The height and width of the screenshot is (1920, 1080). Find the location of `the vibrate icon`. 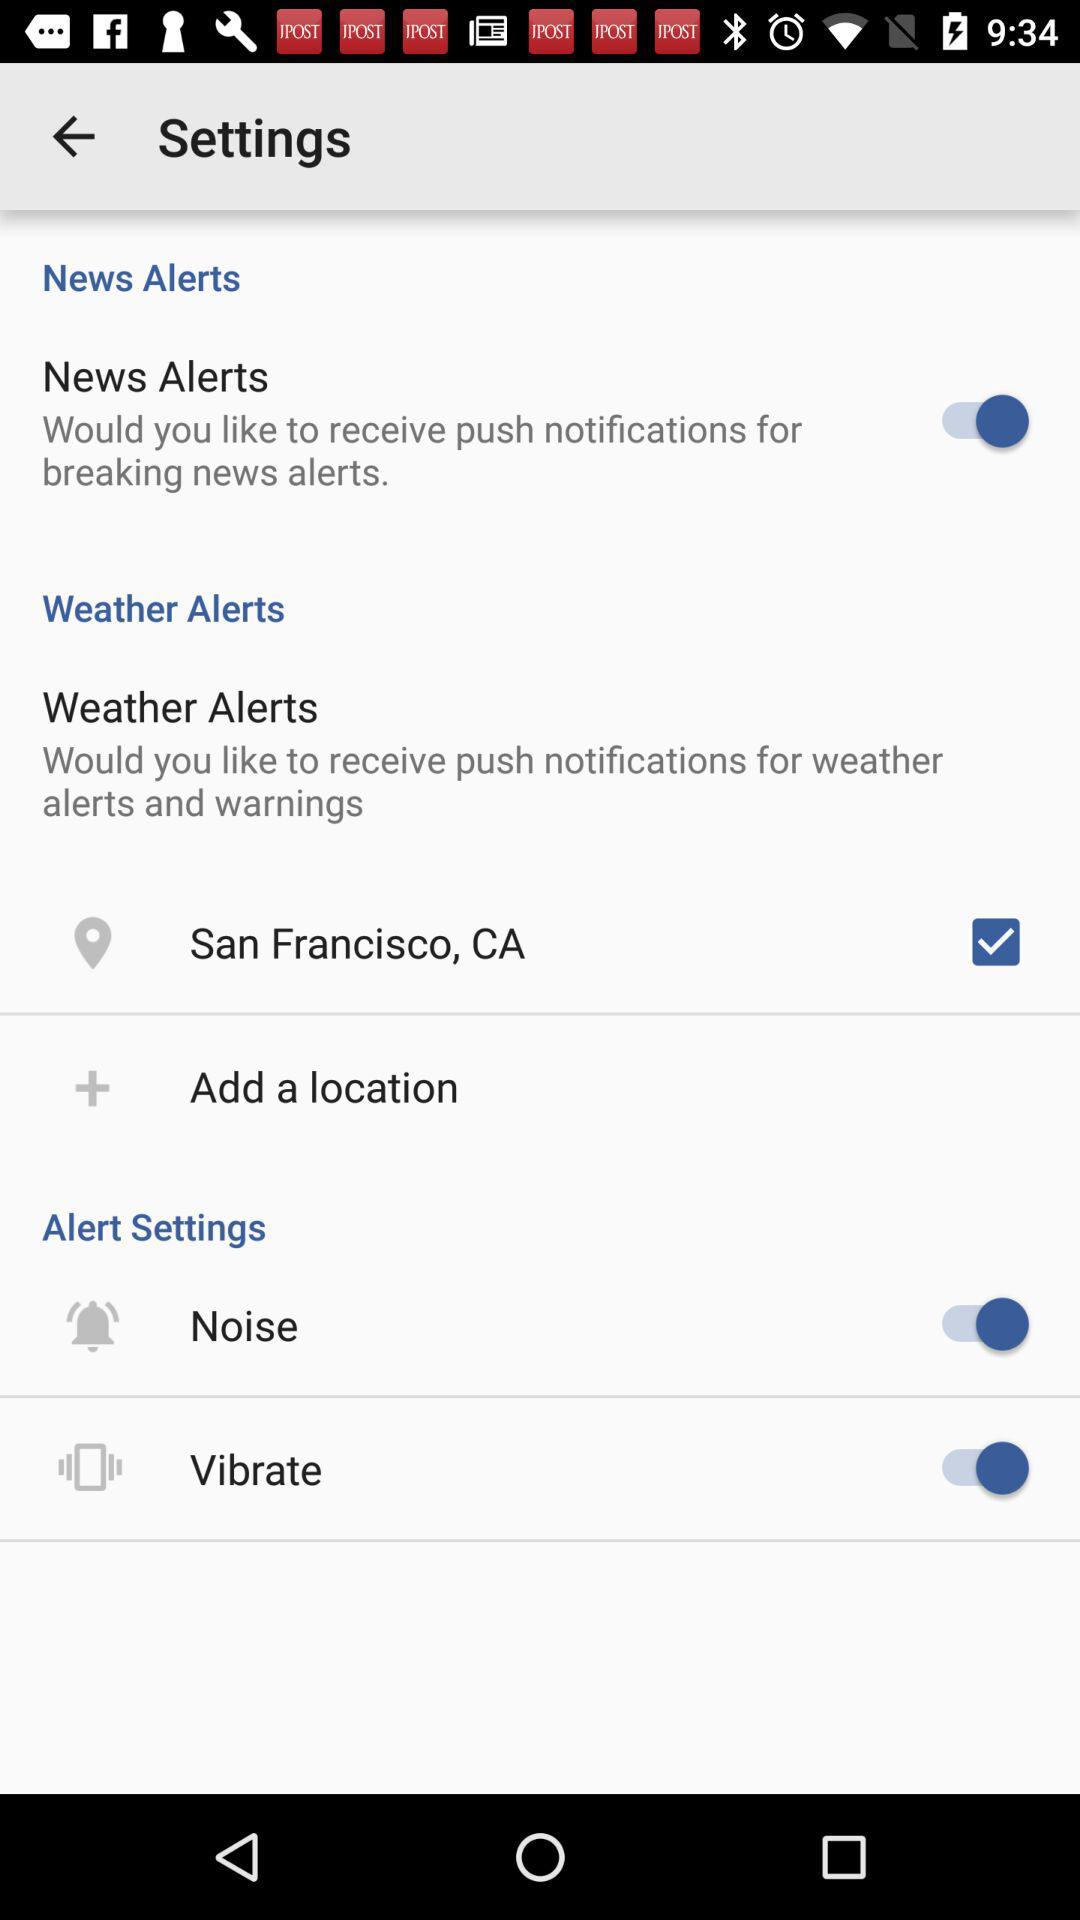

the vibrate icon is located at coordinates (255, 1468).